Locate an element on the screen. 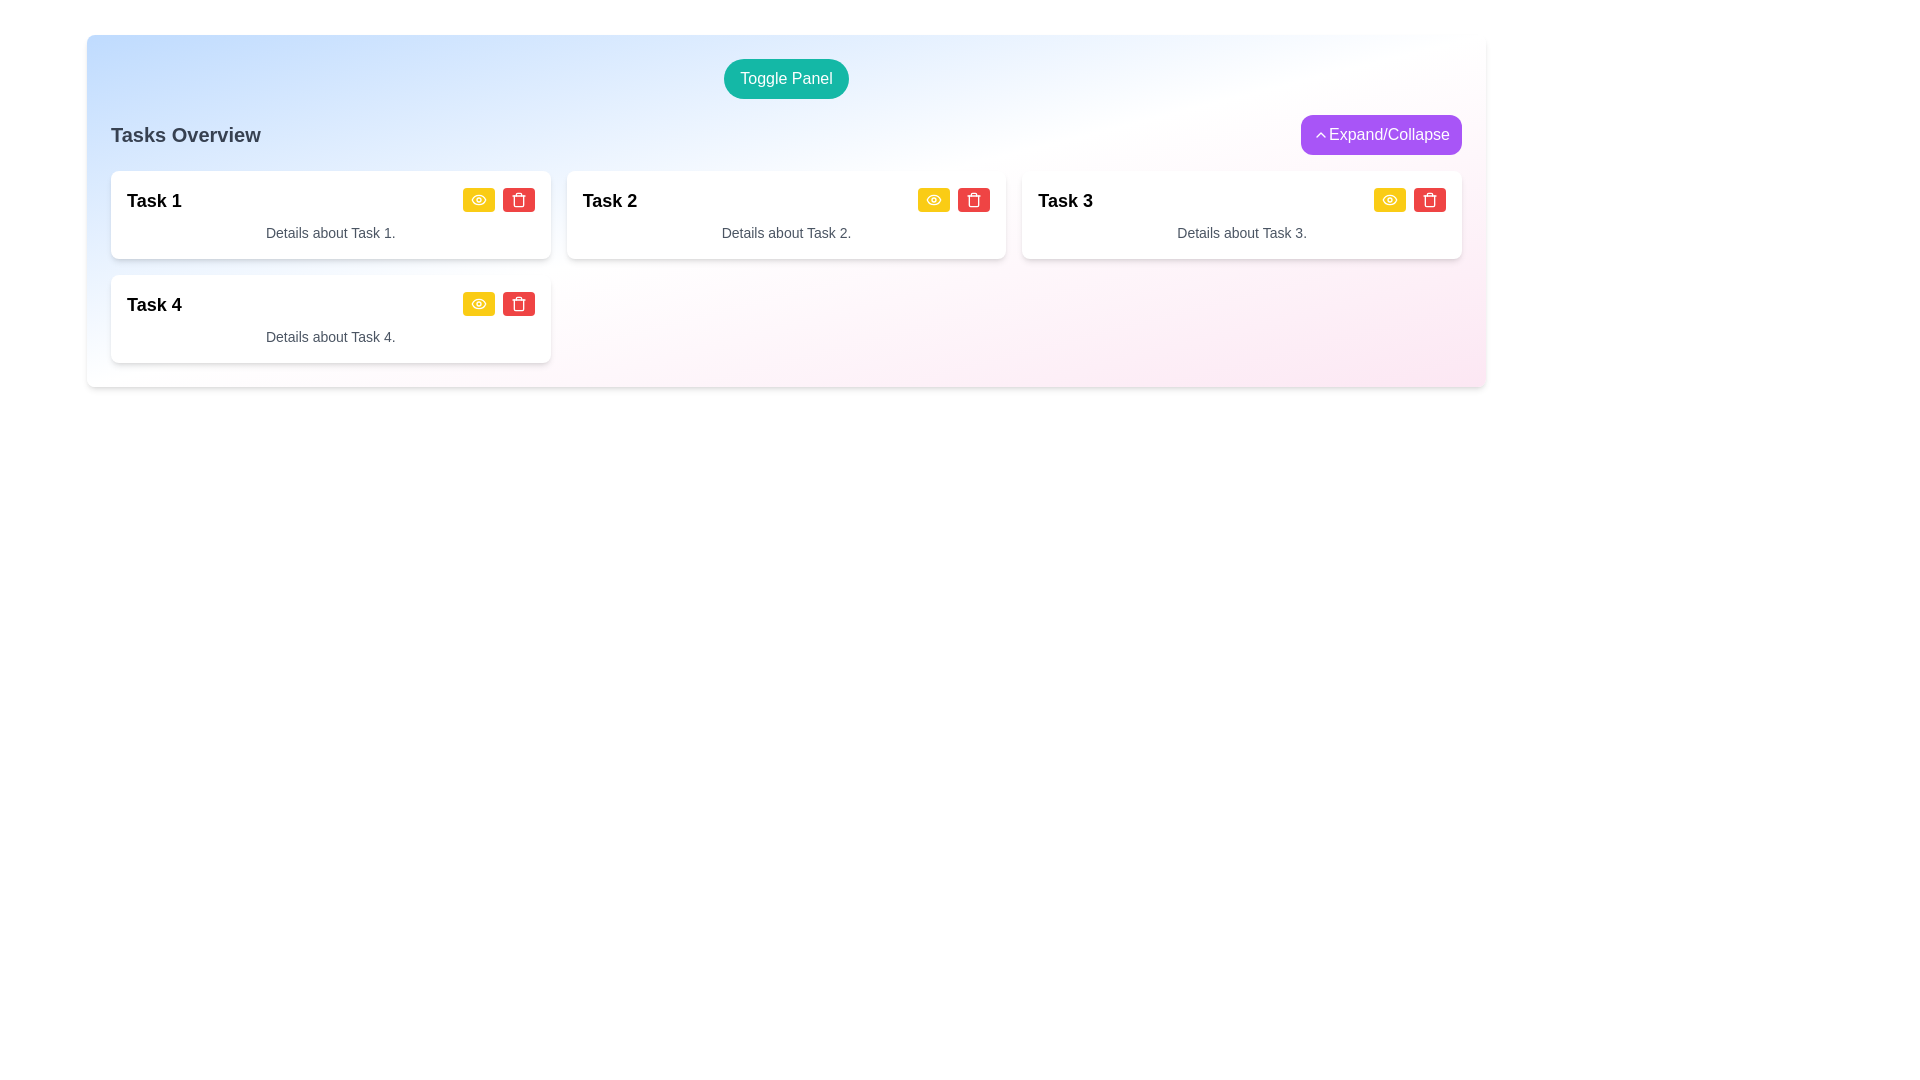 This screenshot has height=1080, width=1920. the red delete button with a trash bin icon located at the top-right region of the 'Task 2' card is located at coordinates (974, 199).